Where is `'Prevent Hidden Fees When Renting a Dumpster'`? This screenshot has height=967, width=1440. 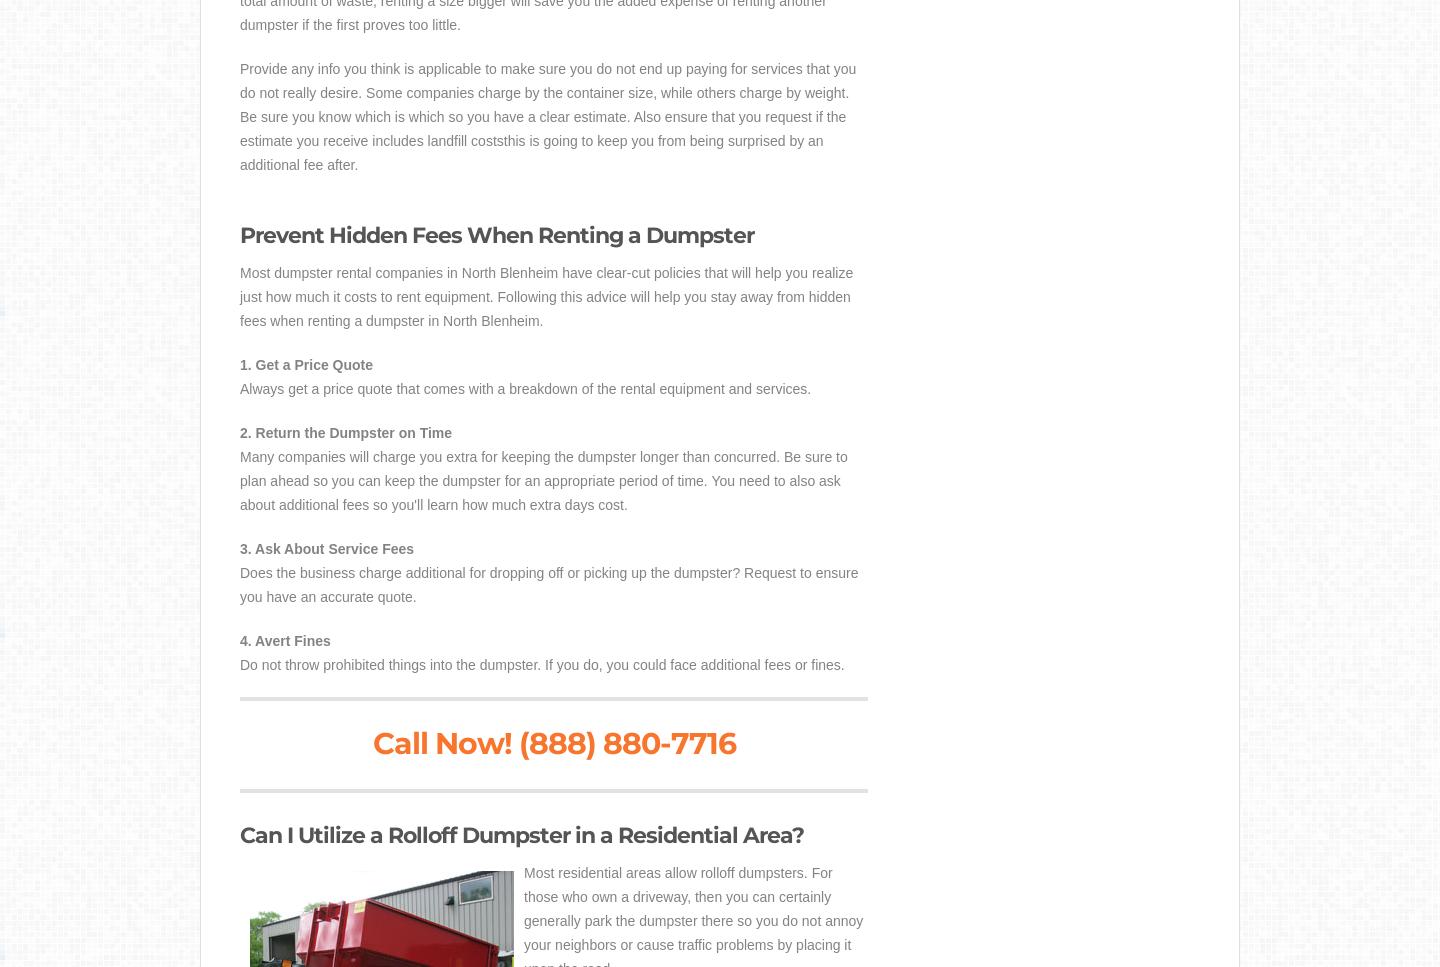
'Prevent Hidden Fees When Renting a Dumpster' is located at coordinates (240, 235).